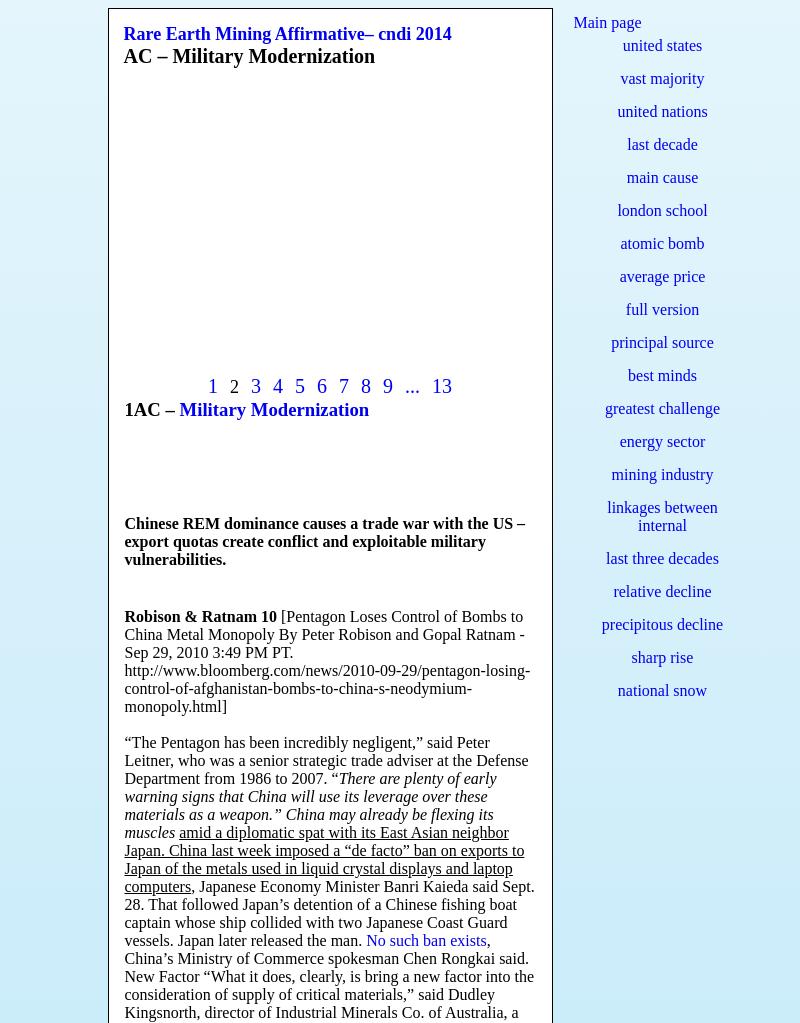 The width and height of the screenshot is (800, 1023). I want to click on 'No such ban exists', so click(426, 939).